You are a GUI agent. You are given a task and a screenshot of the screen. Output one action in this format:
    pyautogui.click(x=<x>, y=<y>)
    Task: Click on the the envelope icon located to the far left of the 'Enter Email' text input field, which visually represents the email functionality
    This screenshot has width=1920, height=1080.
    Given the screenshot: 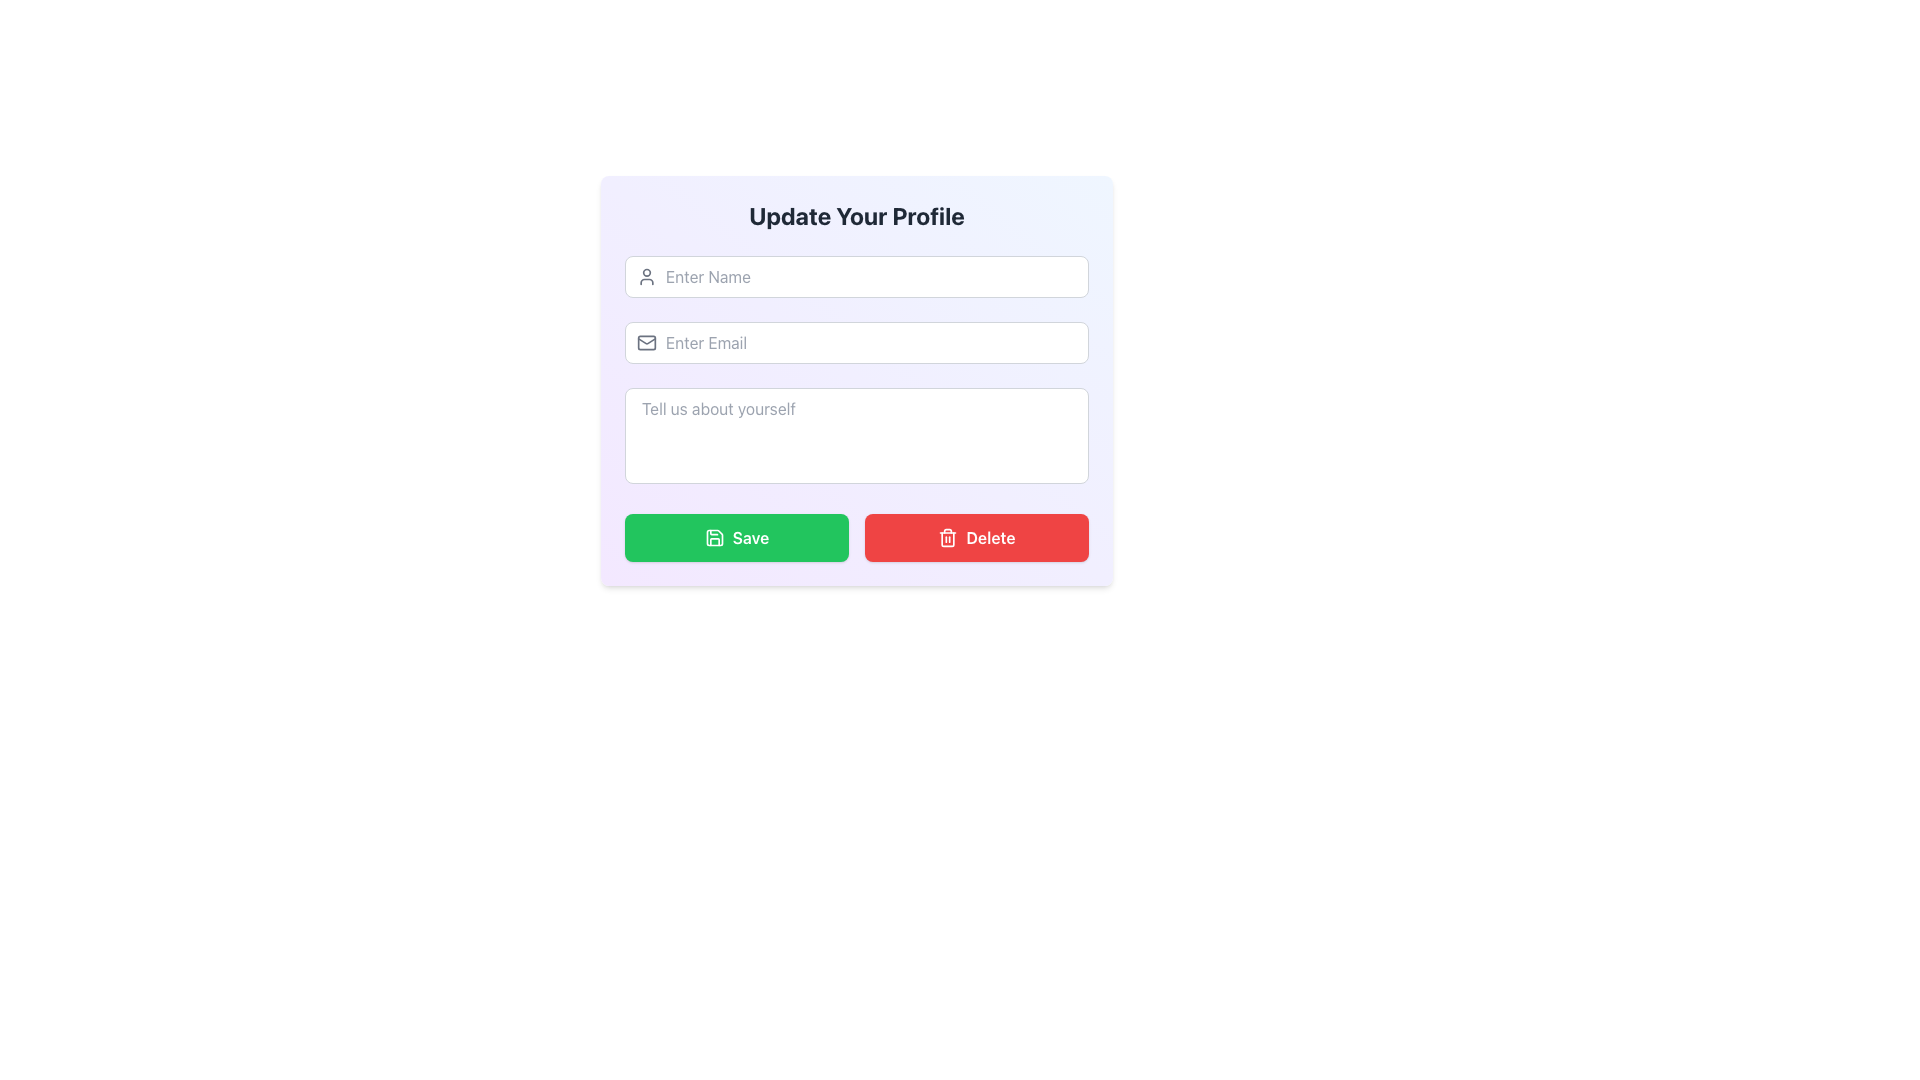 What is the action you would take?
    pyautogui.click(x=647, y=342)
    